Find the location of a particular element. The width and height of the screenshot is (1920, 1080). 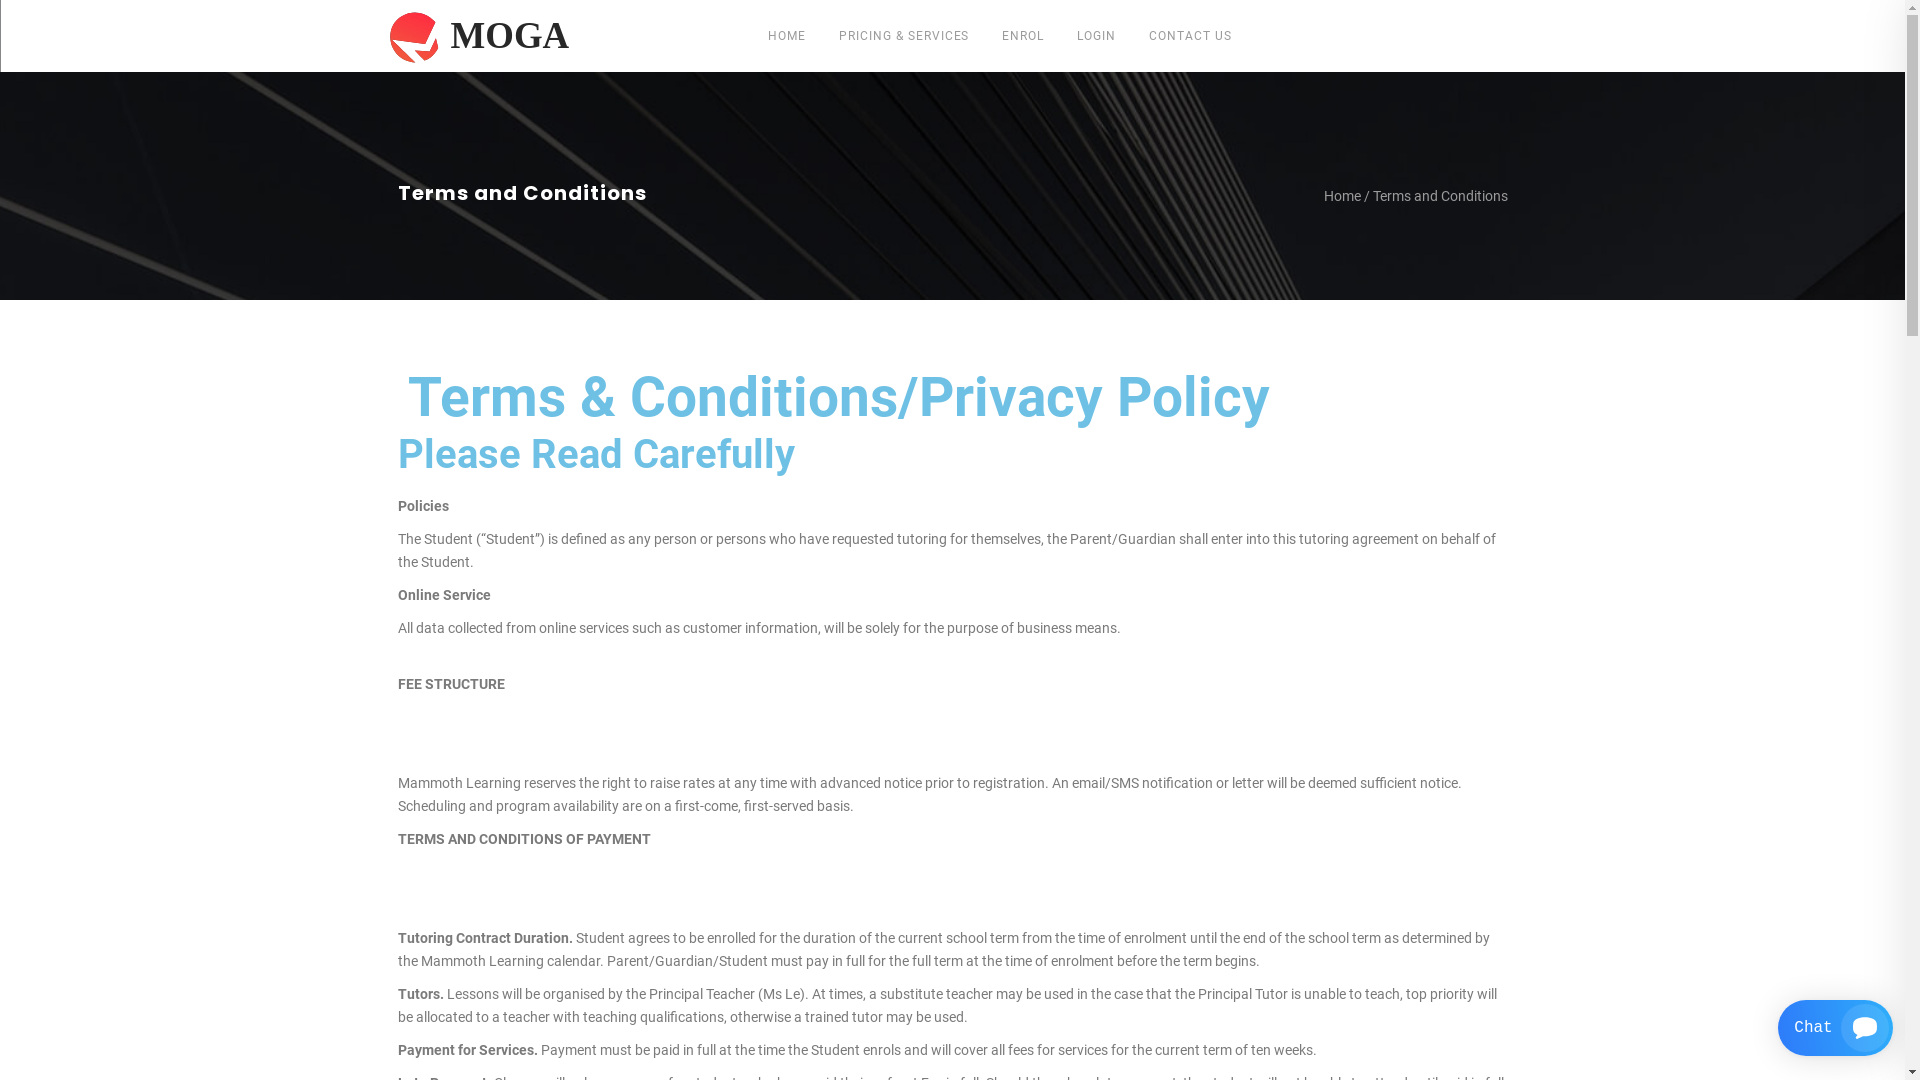

'Home' is located at coordinates (1342, 196).